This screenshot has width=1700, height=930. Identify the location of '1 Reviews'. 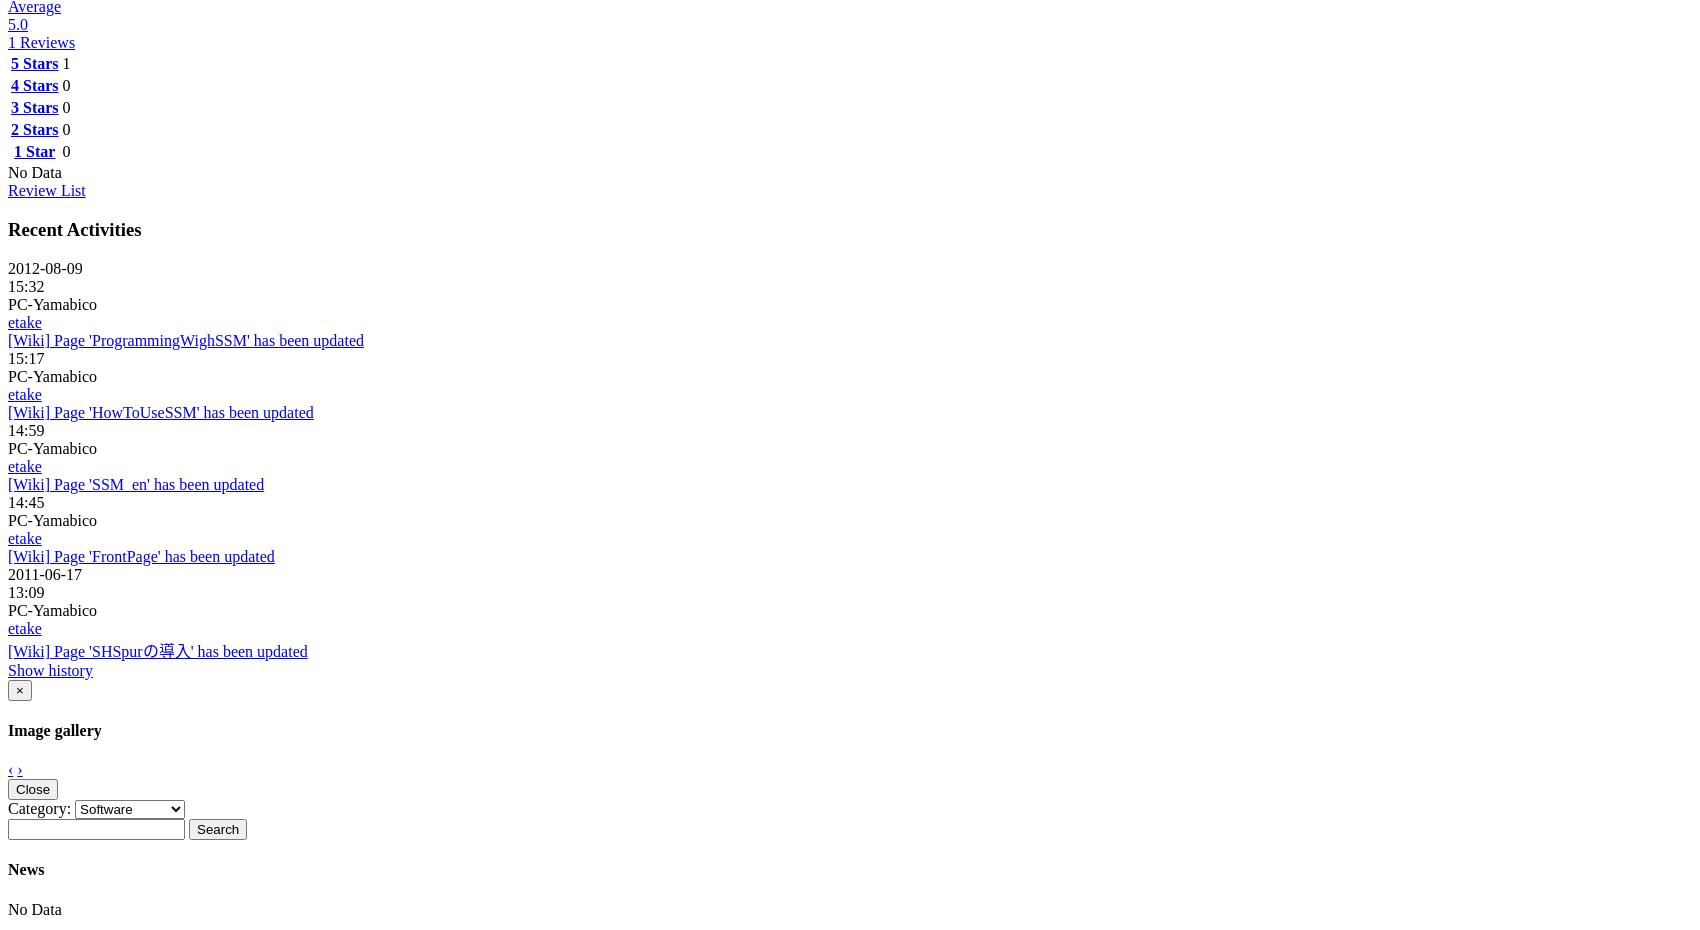
(41, 41).